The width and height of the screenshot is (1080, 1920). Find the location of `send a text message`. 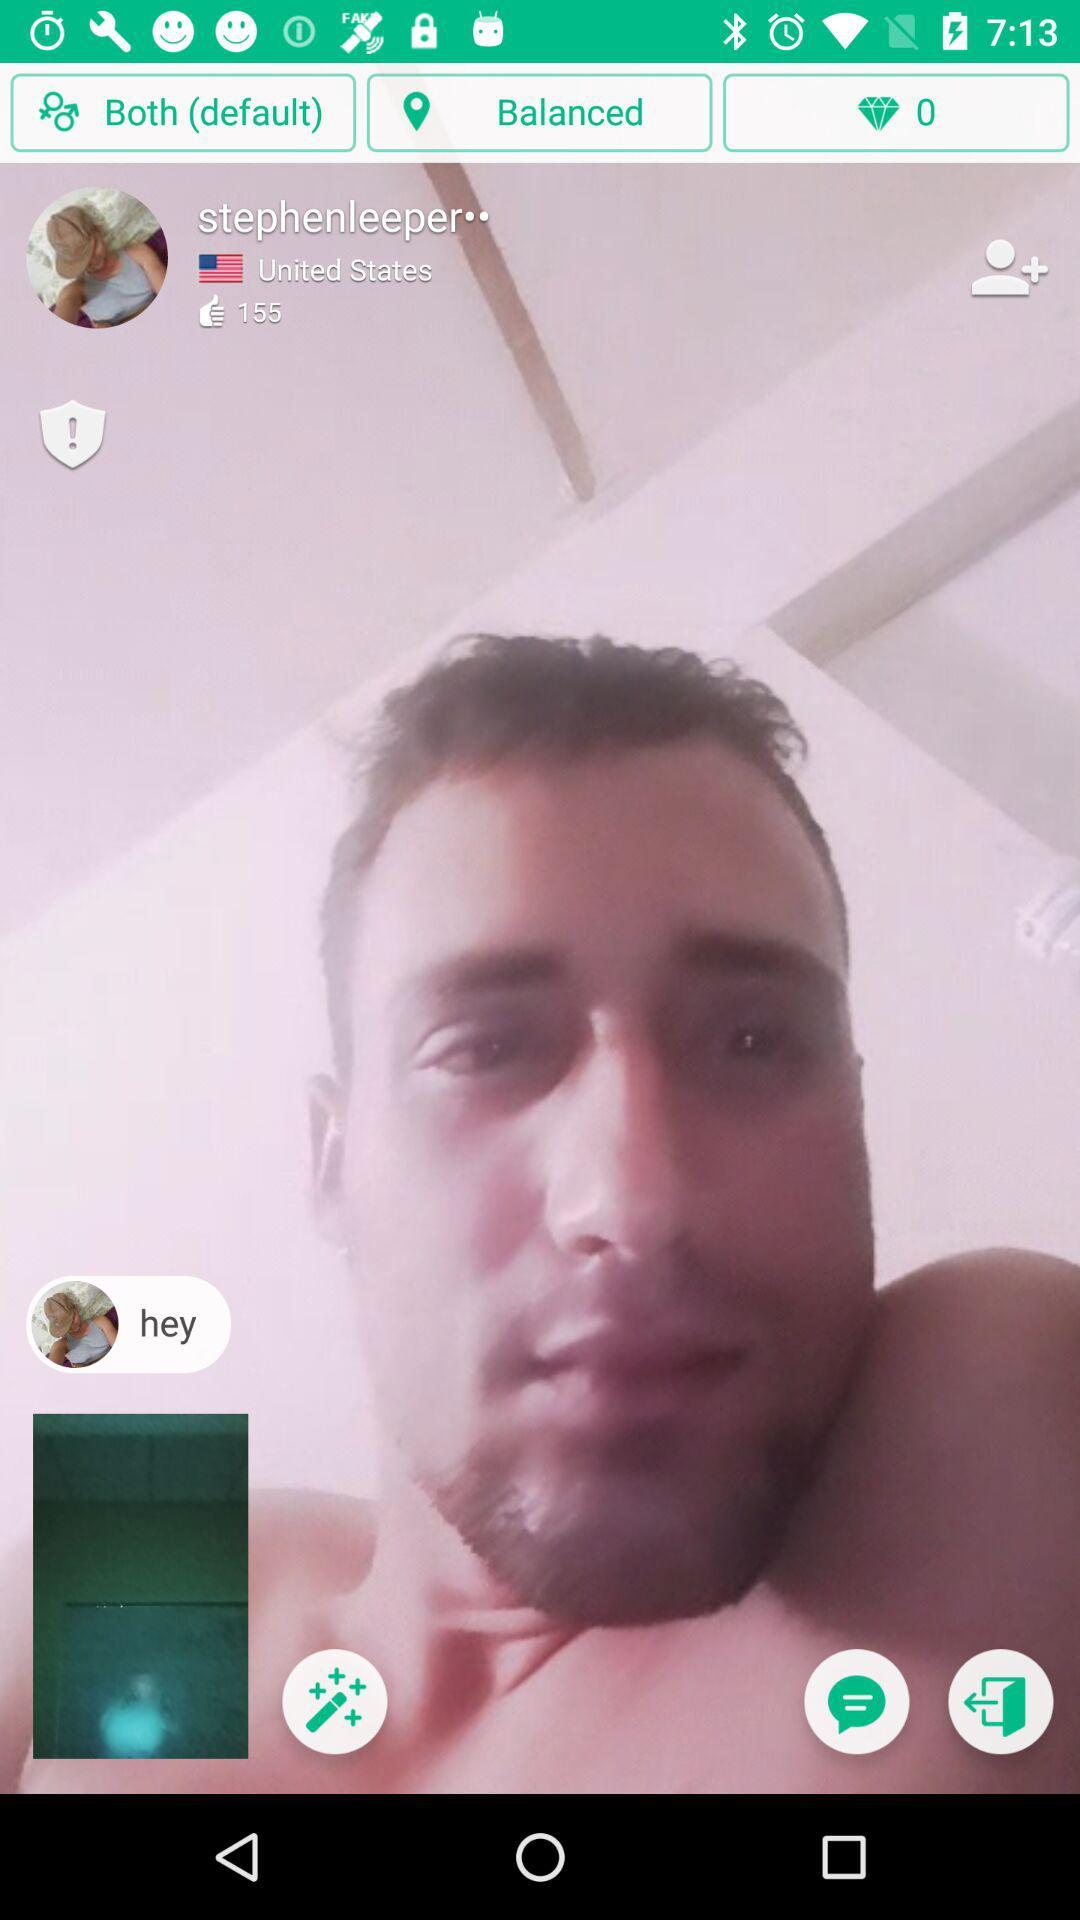

send a text message is located at coordinates (855, 1713).